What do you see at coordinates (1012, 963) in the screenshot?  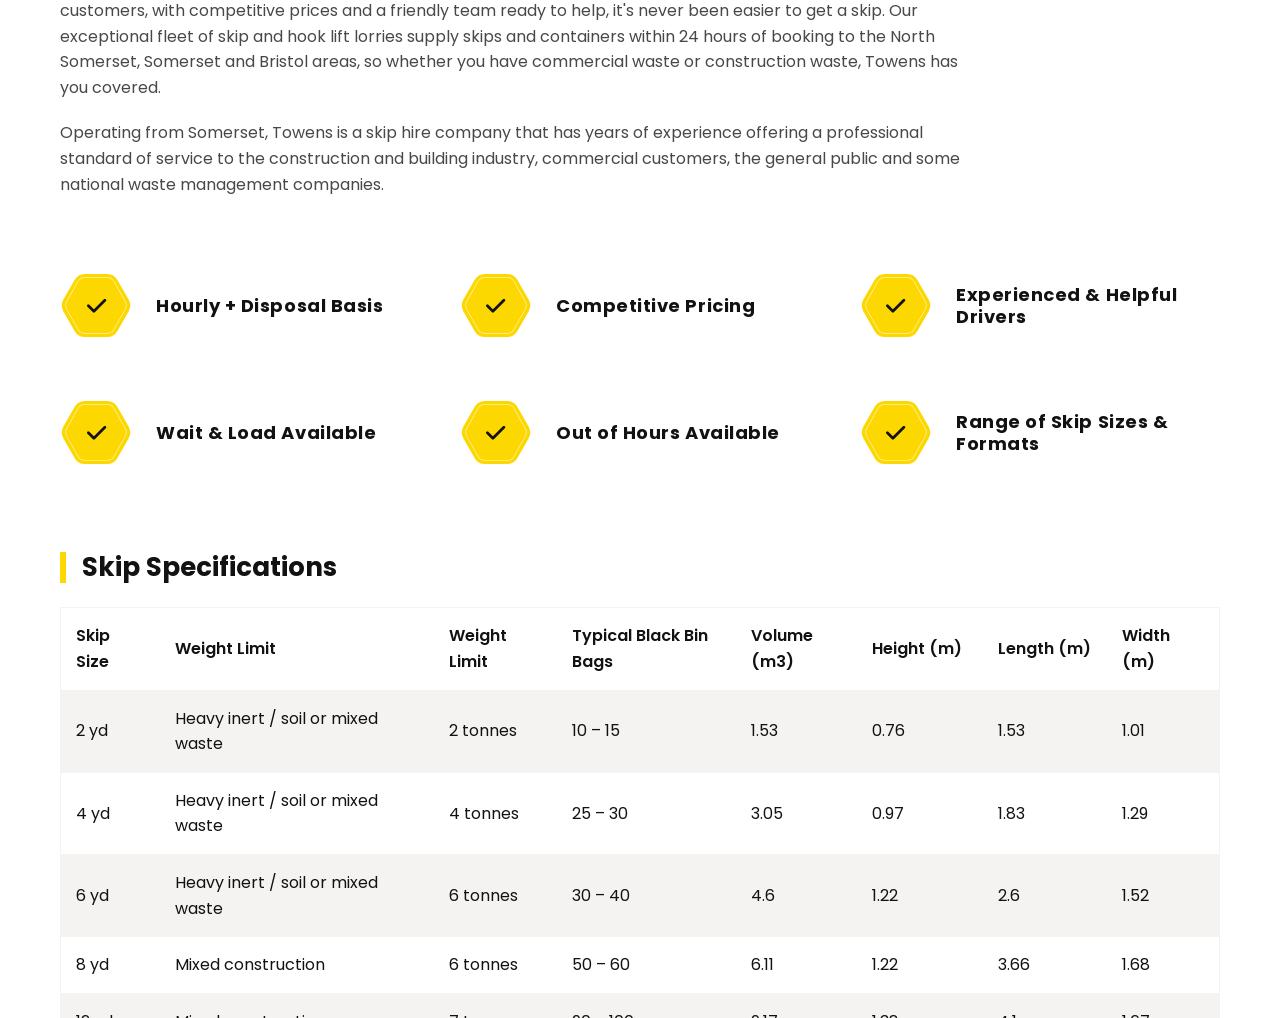 I see `'3.66'` at bounding box center [1012, 963].